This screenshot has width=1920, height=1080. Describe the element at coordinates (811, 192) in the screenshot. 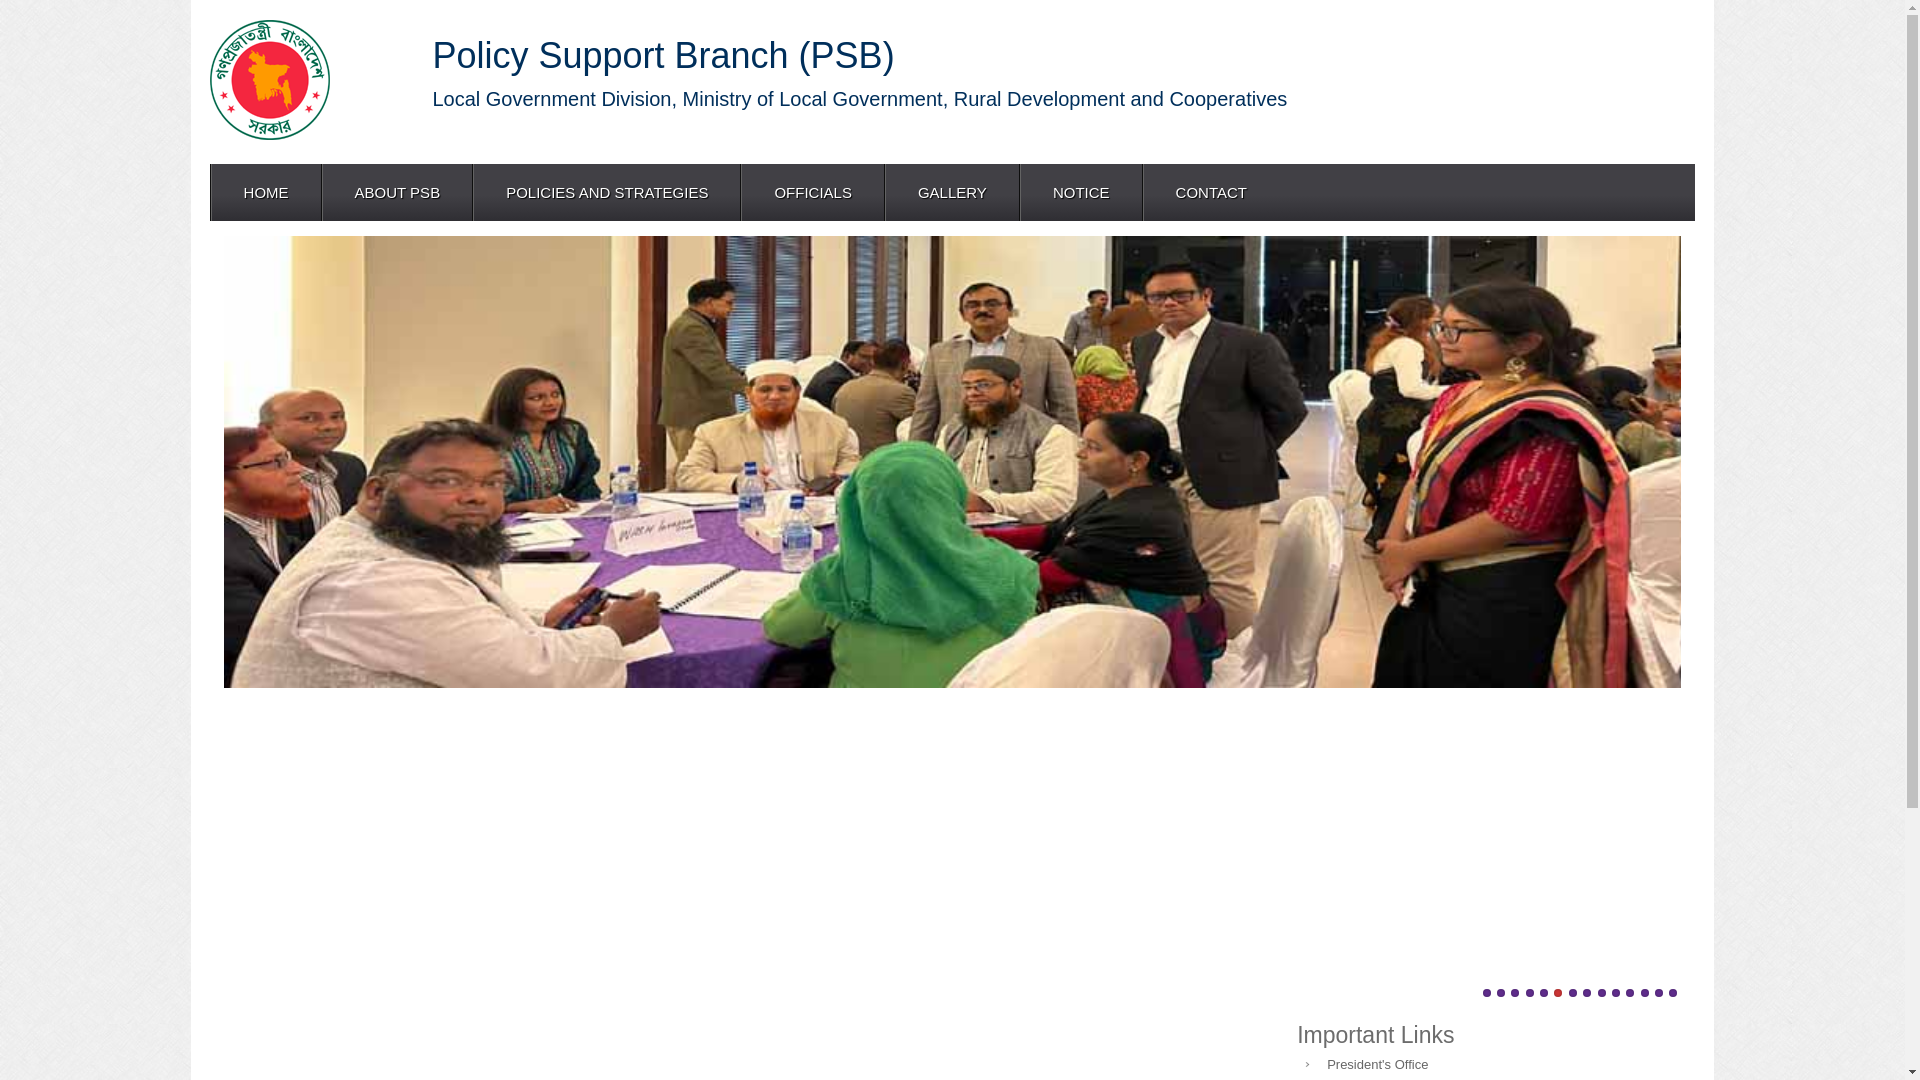

I see `'OFFICIALS'` at that location.